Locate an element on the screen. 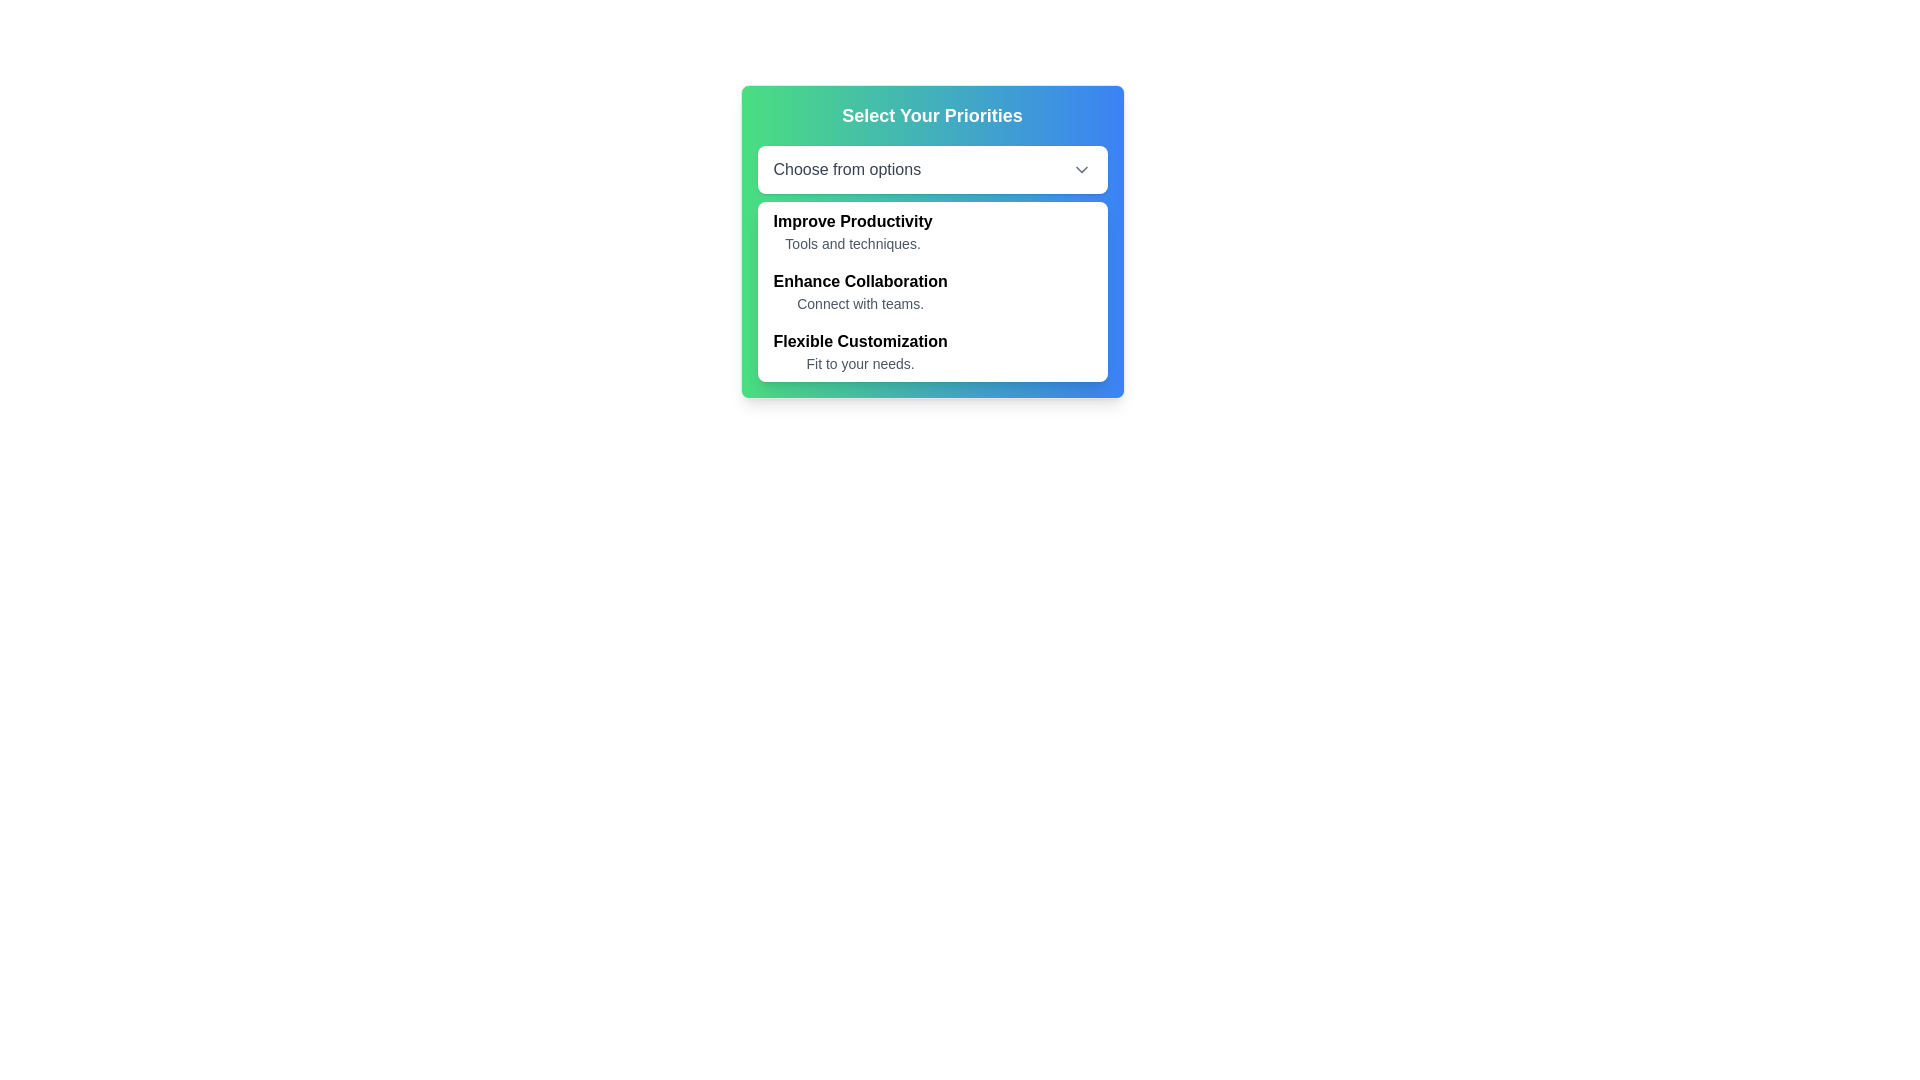 The height and width of the screenshot is (1080, 1920). the 'Improve Productivity' option in the dropdown menu, which is the first selectable item beneath 'Select Your Priorities' is located at coordinates (853, 230).